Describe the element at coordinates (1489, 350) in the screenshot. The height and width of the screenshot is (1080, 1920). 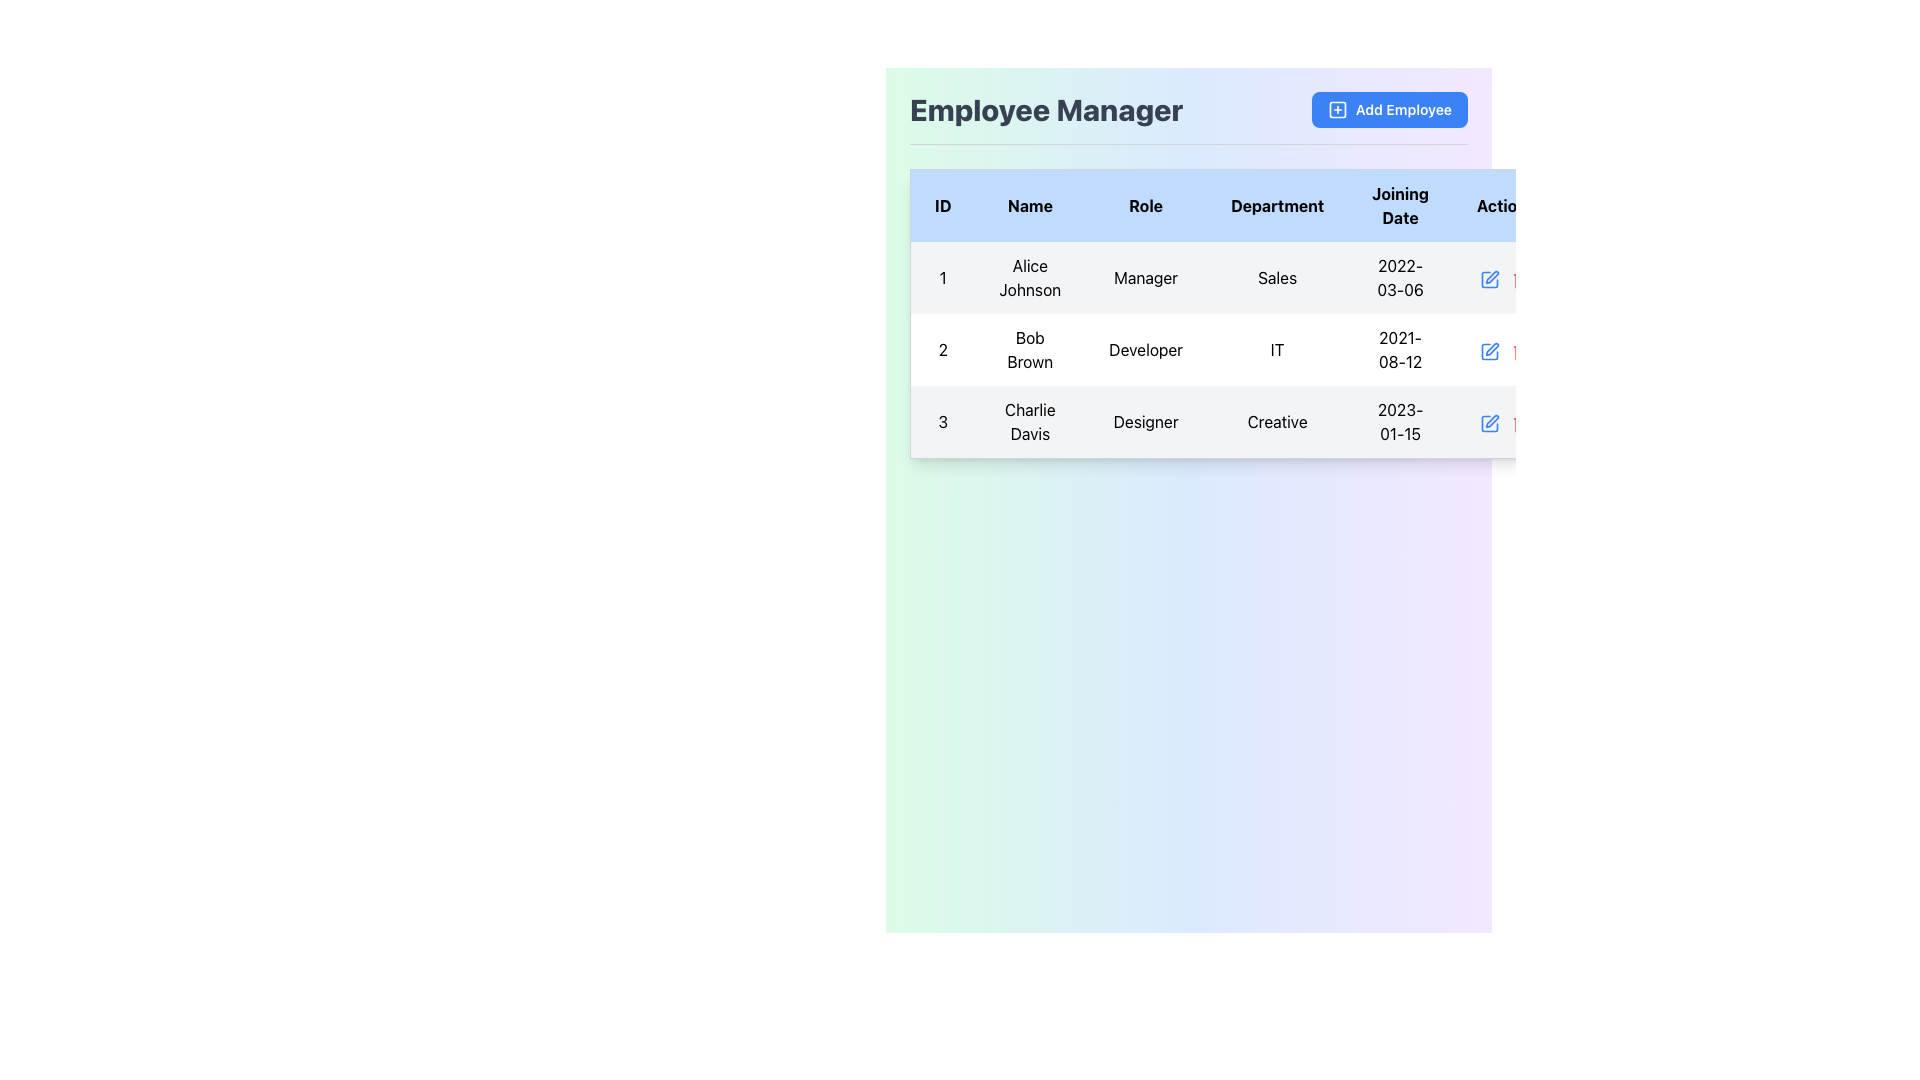
I see `the blue pen icon in the 'Action' column of the second row to initiate edit mode for Bob Brown's employee record` at that location.